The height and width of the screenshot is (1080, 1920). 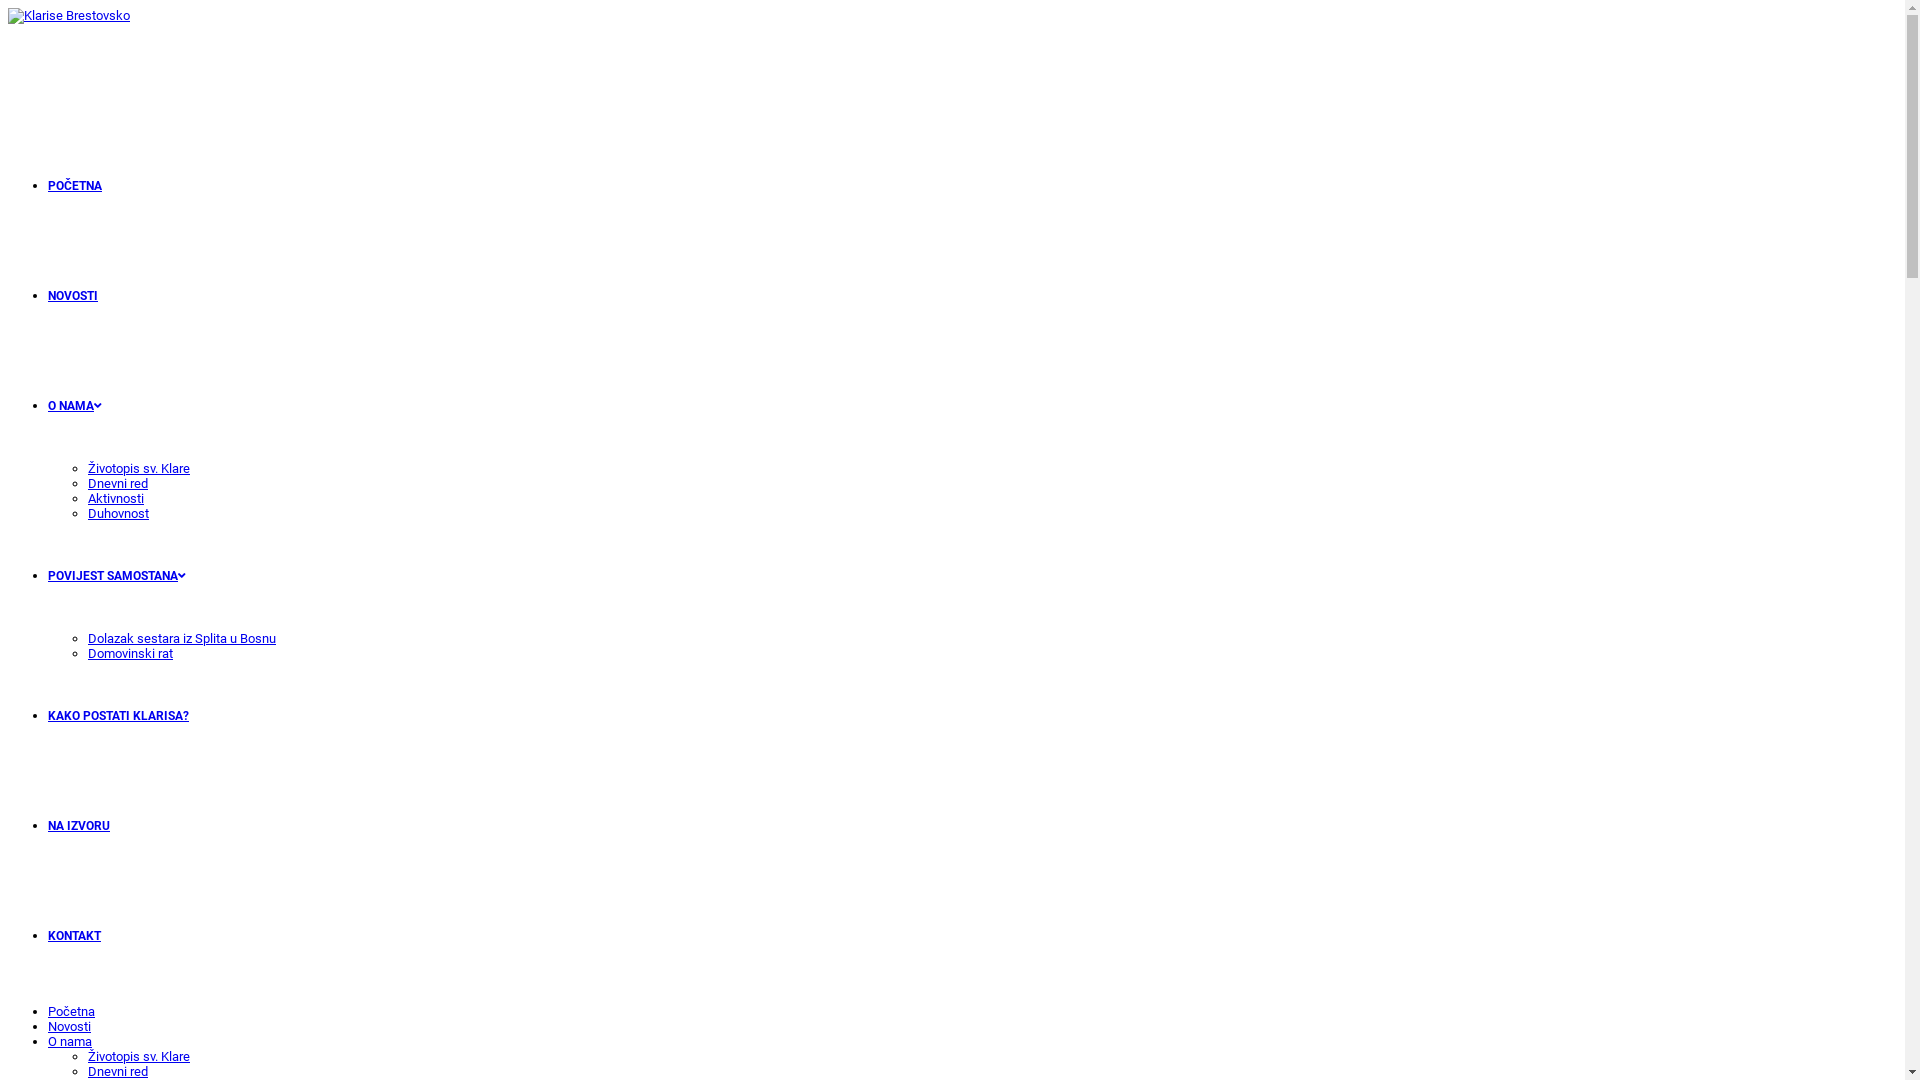 What do you see at coordinates (117, 483) in the screenshot?
I see `'Dnevni red'` at bounding box center [117, 483].